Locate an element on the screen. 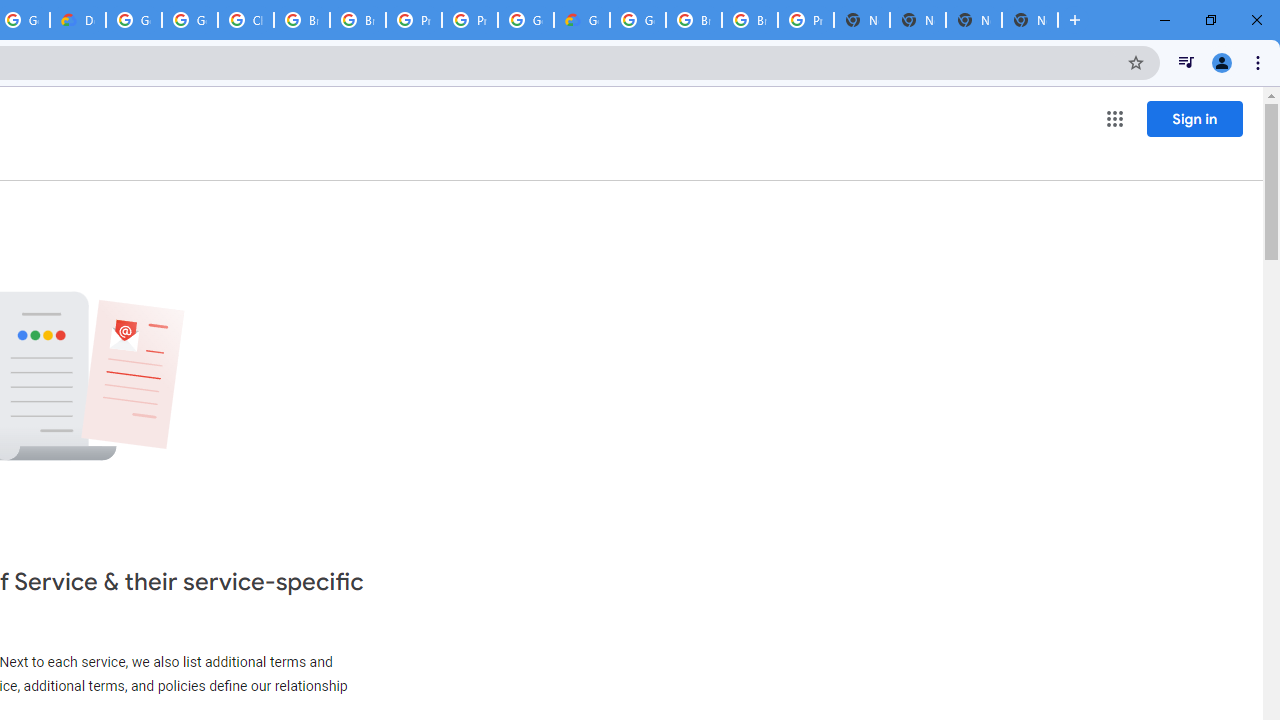  'Google Cloud Platform' is located at coordinates (637, 20).